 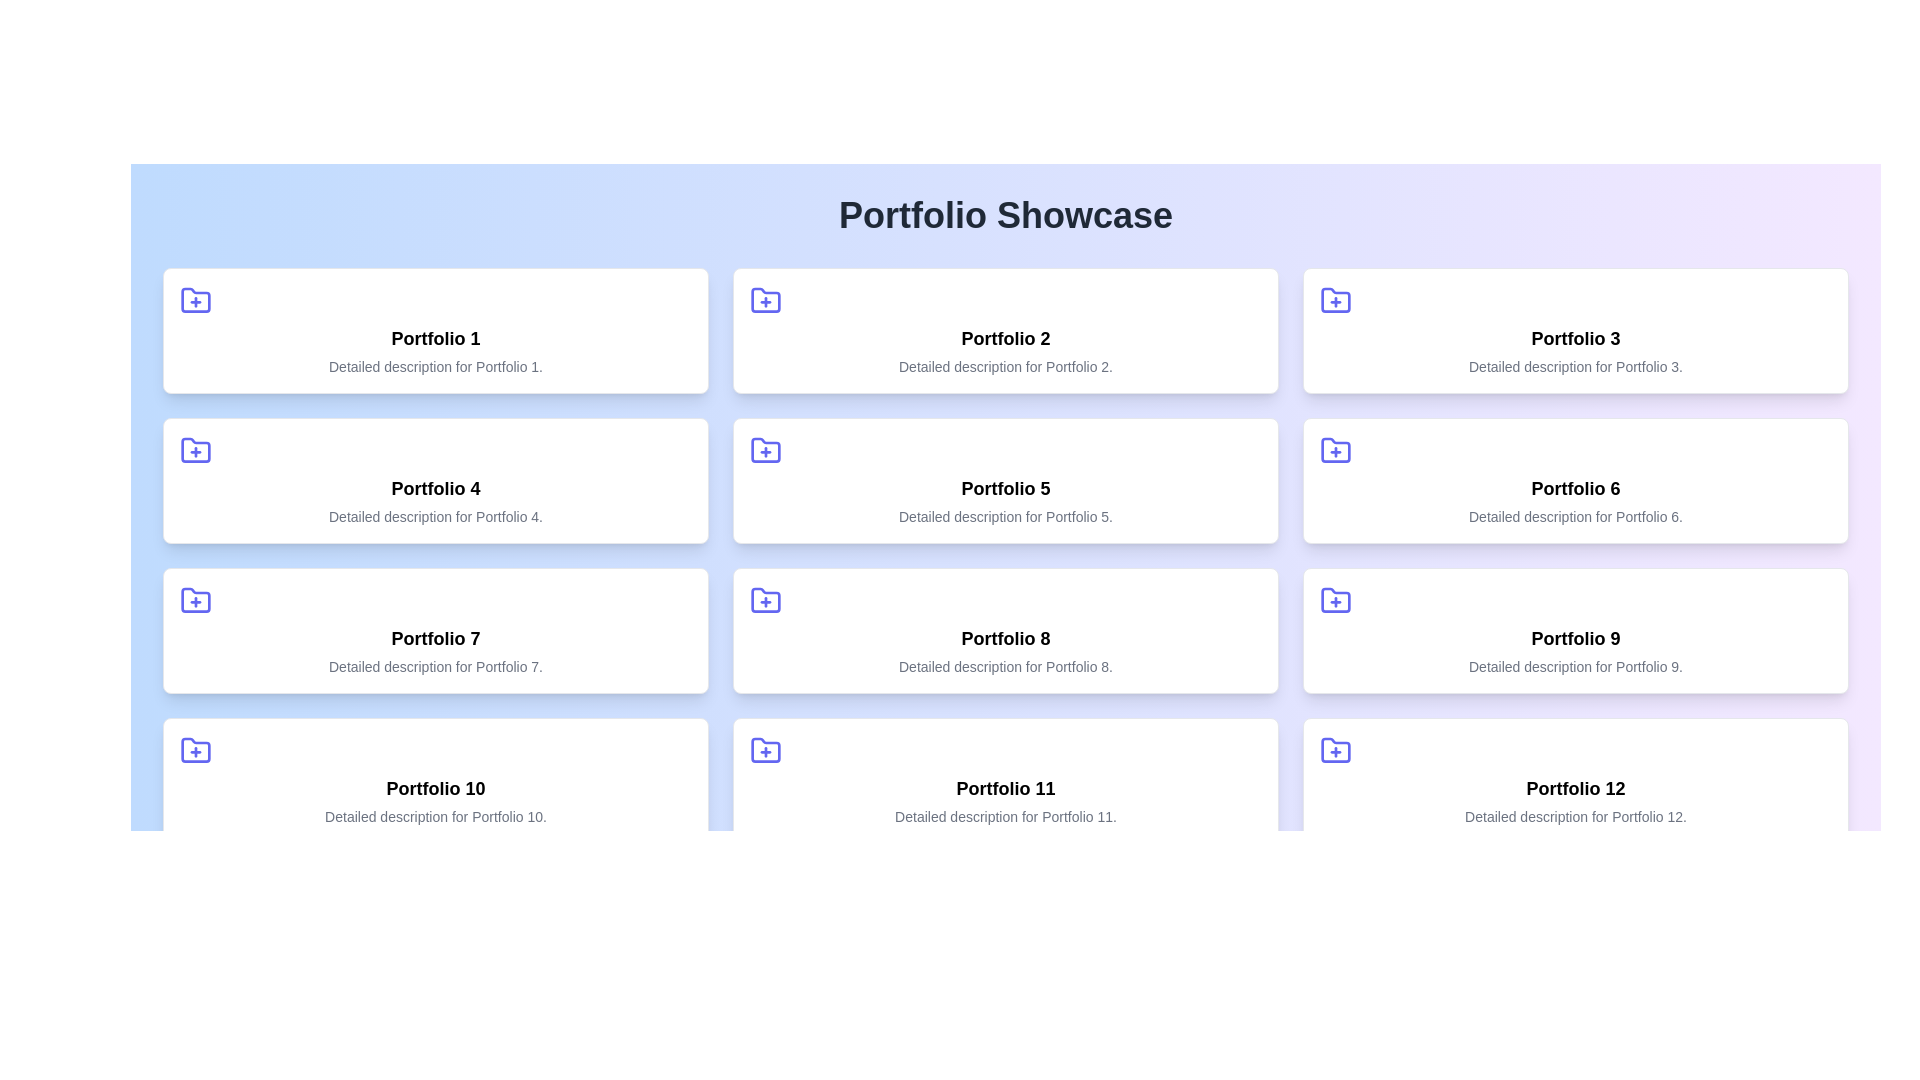 I want to click on the Card element displaying 'Portfolio 11' with a blue folder icon, located in the fourth row, middle column of the grid layout, so click(x=1006, y=779).